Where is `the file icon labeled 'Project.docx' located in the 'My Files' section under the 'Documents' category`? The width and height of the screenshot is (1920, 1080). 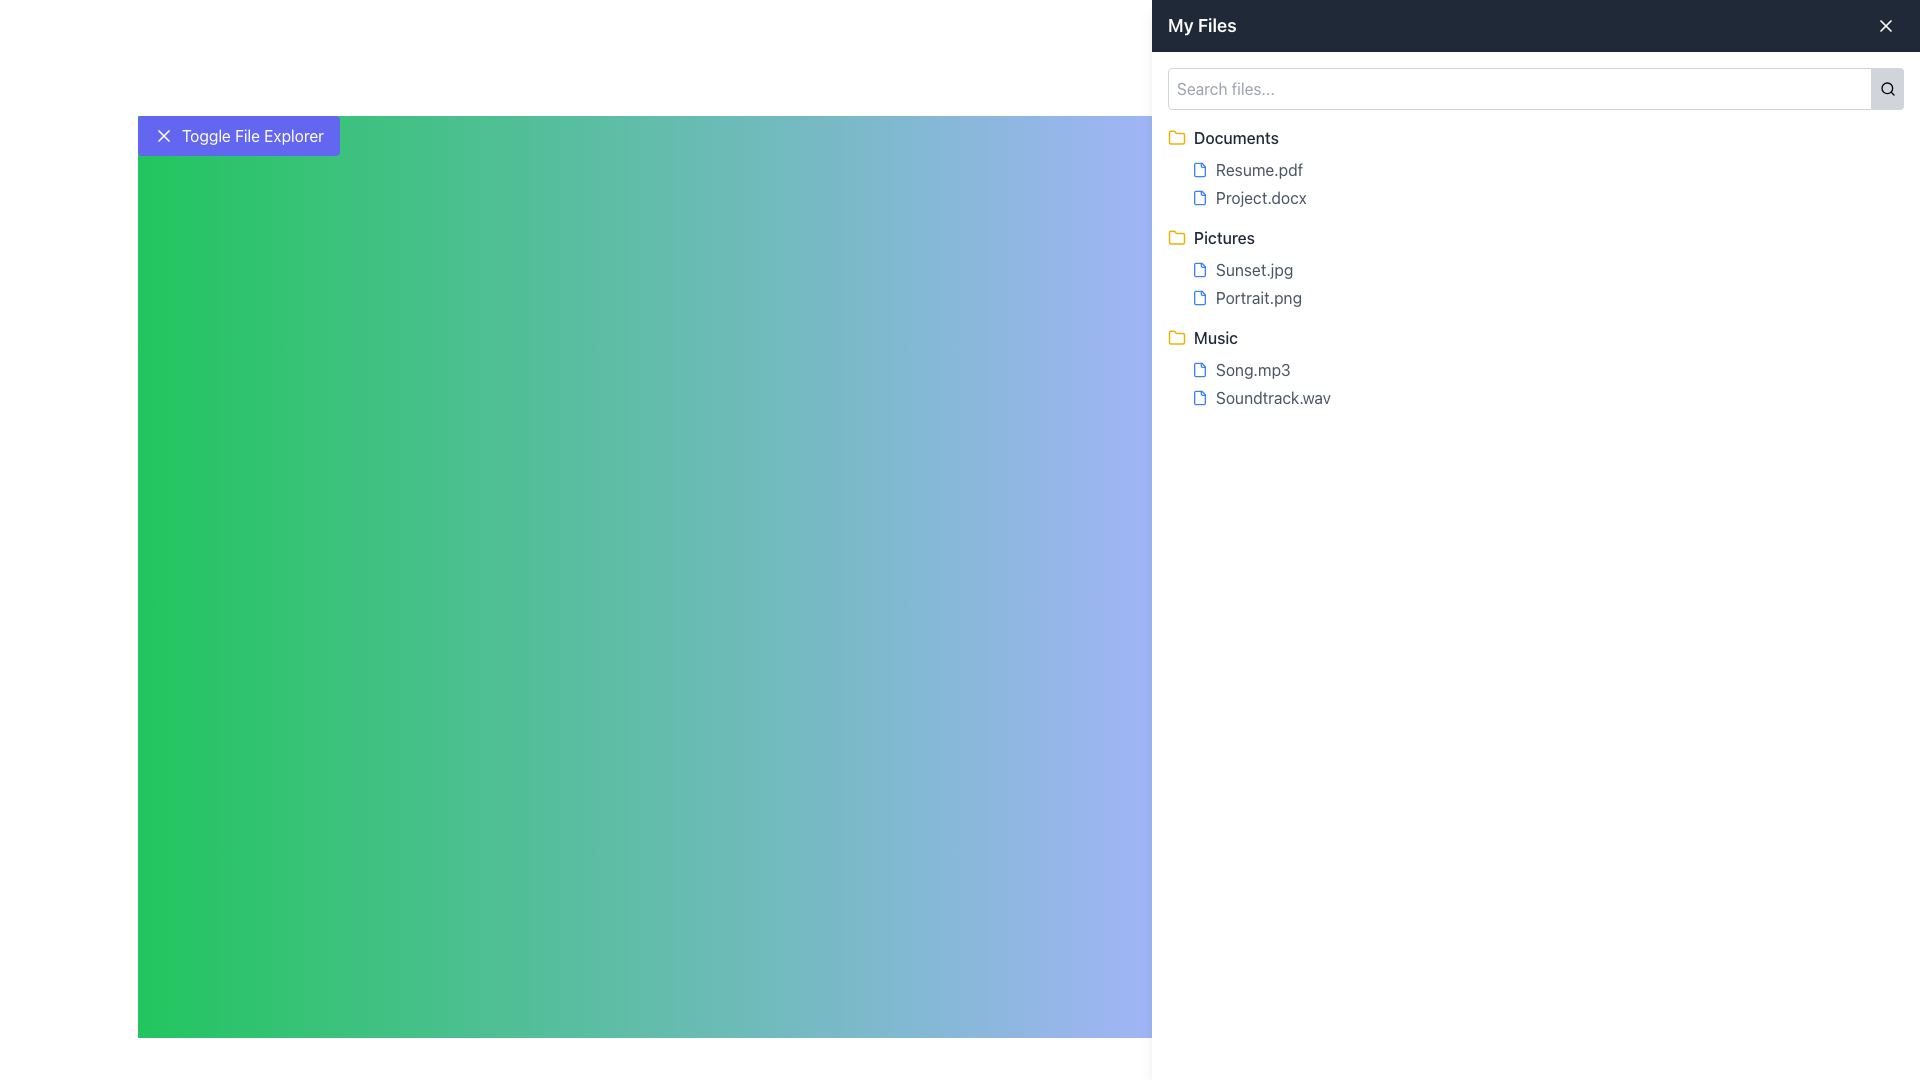 the file icon labeled 'Project.docx' located in the 'My Files' section under the 'Documents' category is located at coordinates (1200, 197).